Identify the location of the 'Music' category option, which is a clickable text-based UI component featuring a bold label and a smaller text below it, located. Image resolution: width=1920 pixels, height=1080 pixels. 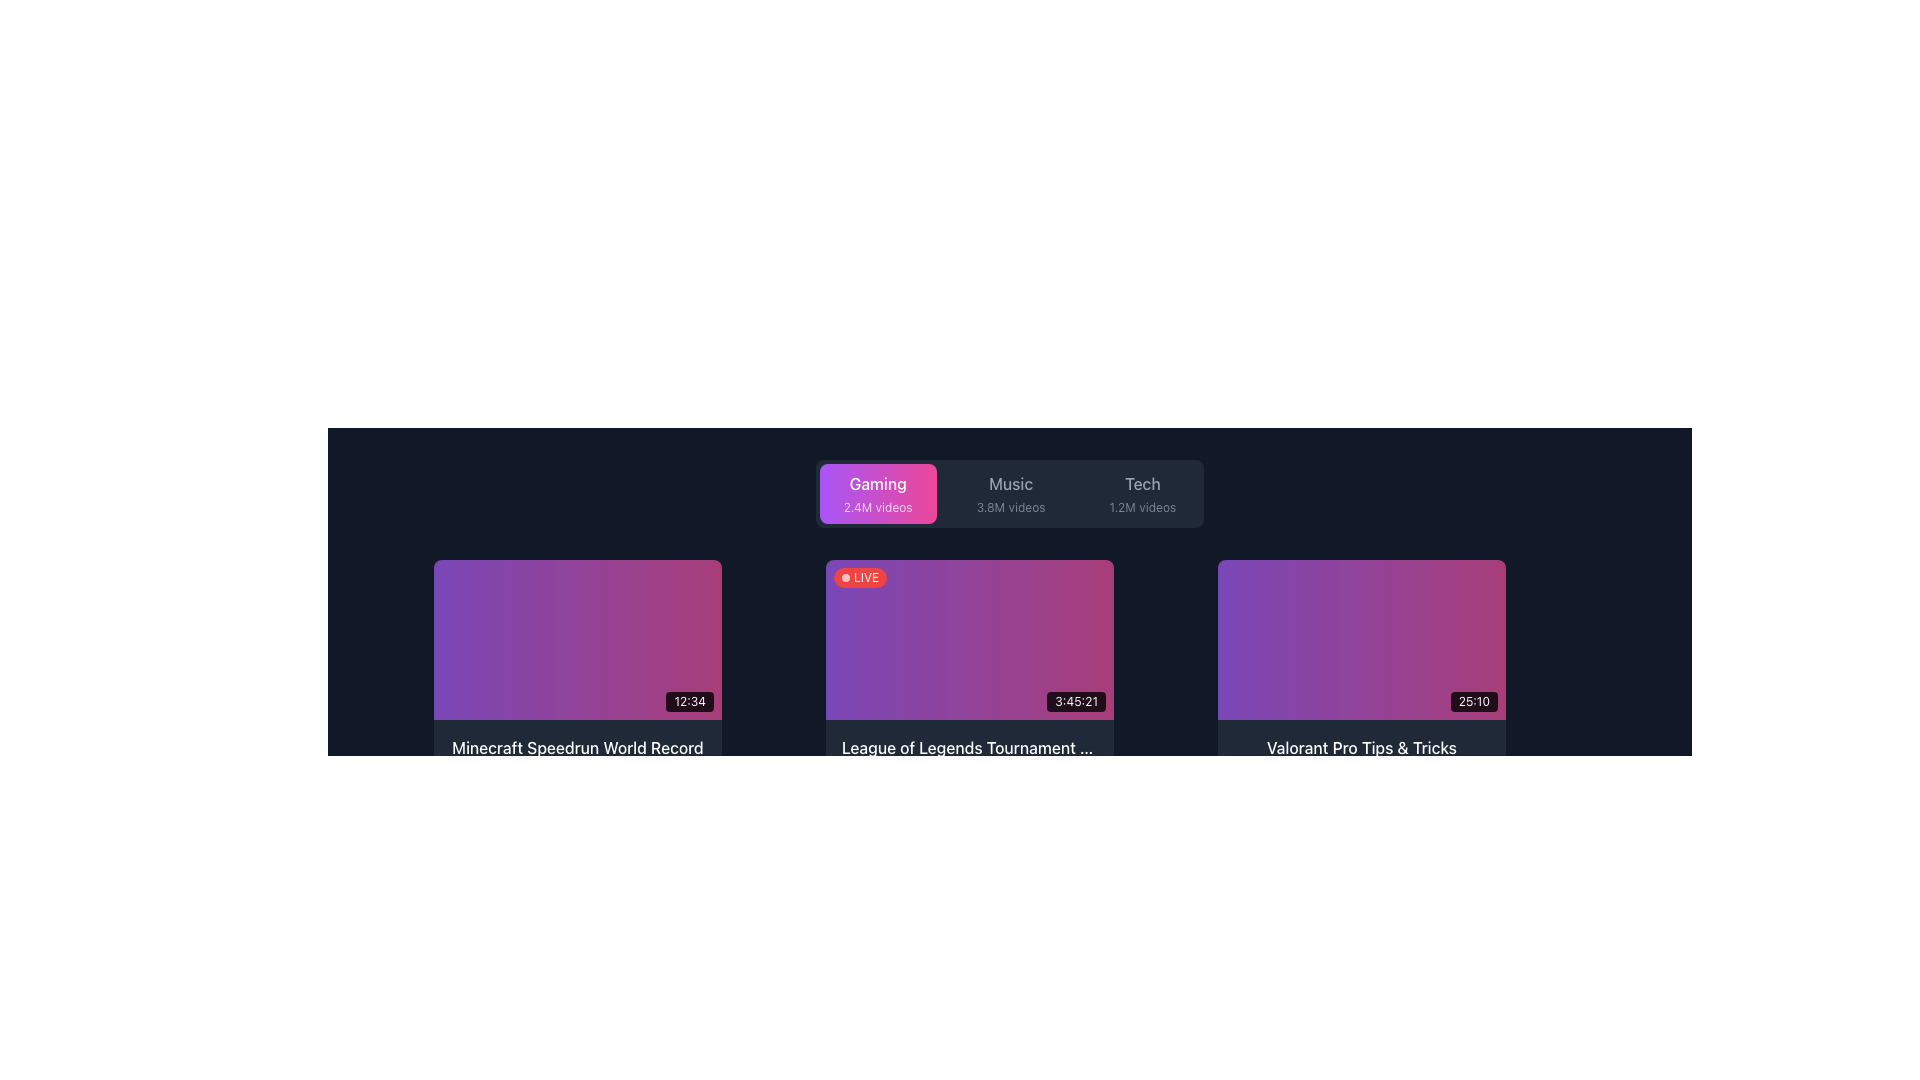
(1011, 493).